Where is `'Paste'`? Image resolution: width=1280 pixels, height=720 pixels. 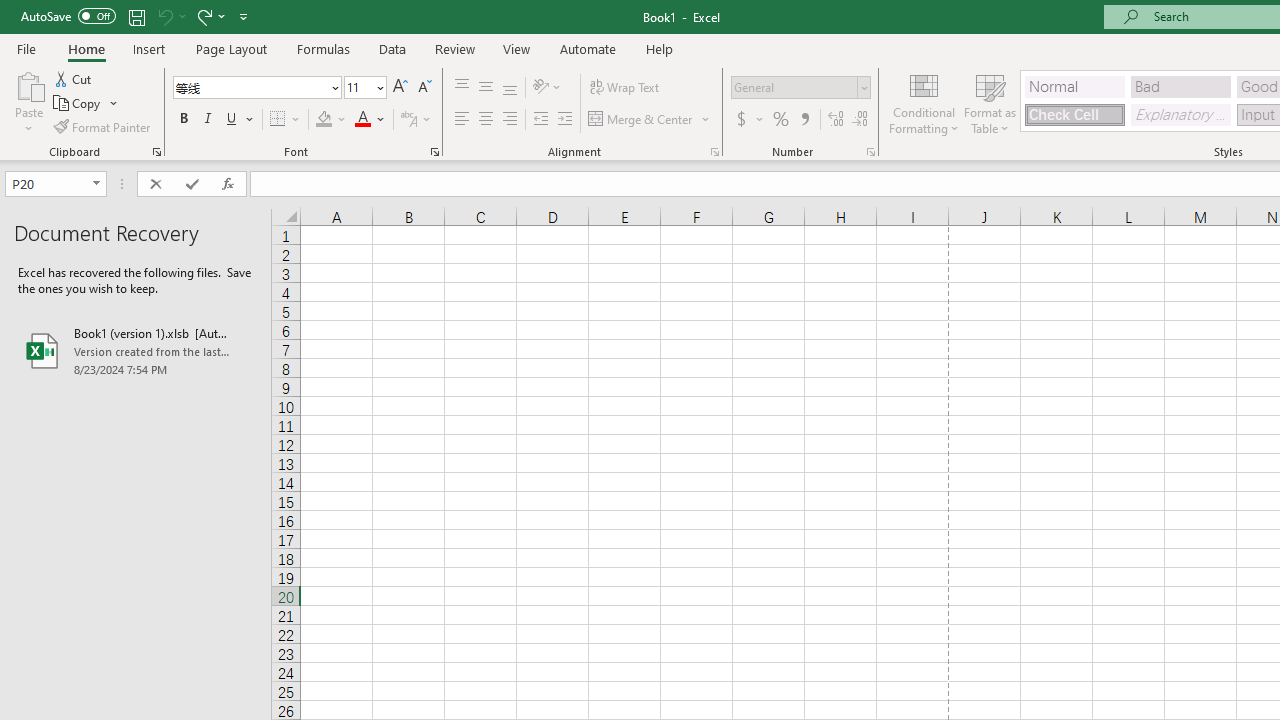
'Paste' is located at coordinates (28, 103).